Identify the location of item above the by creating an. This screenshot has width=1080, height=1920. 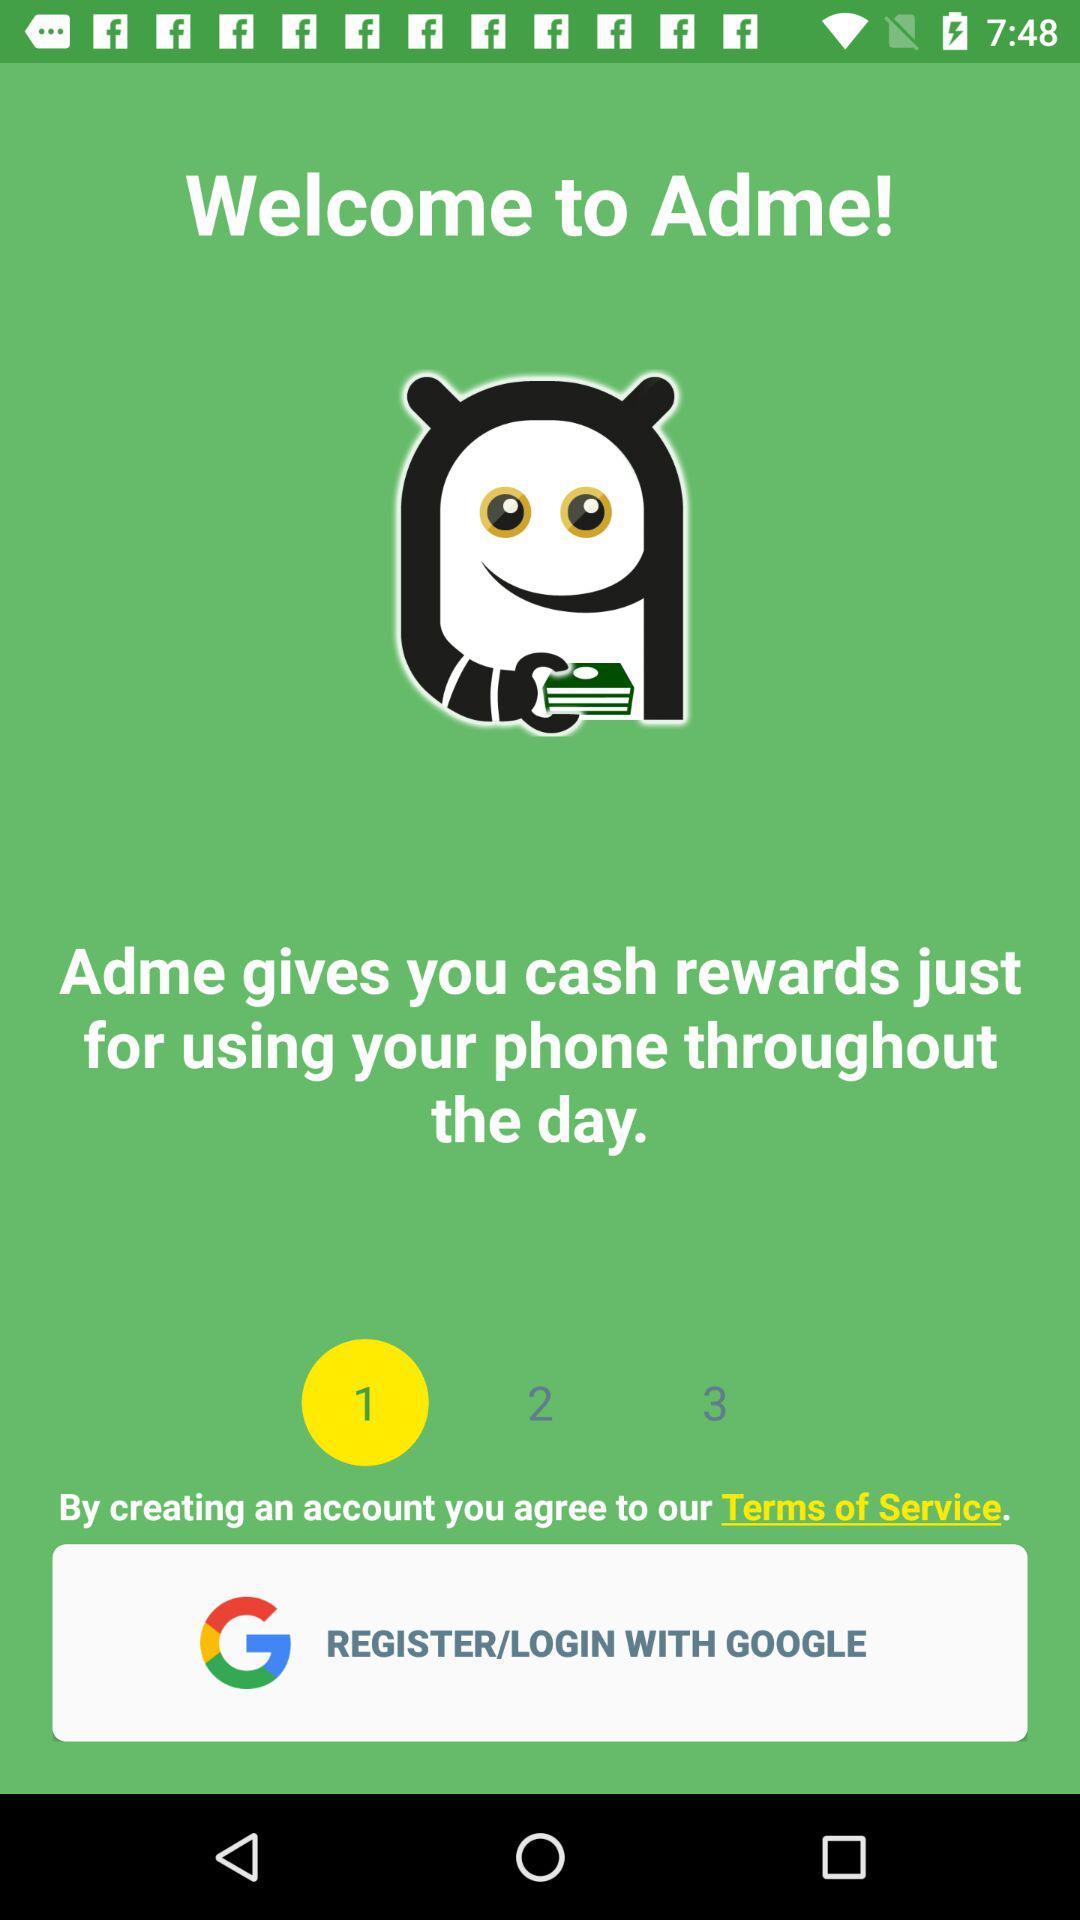
(714, 1401).